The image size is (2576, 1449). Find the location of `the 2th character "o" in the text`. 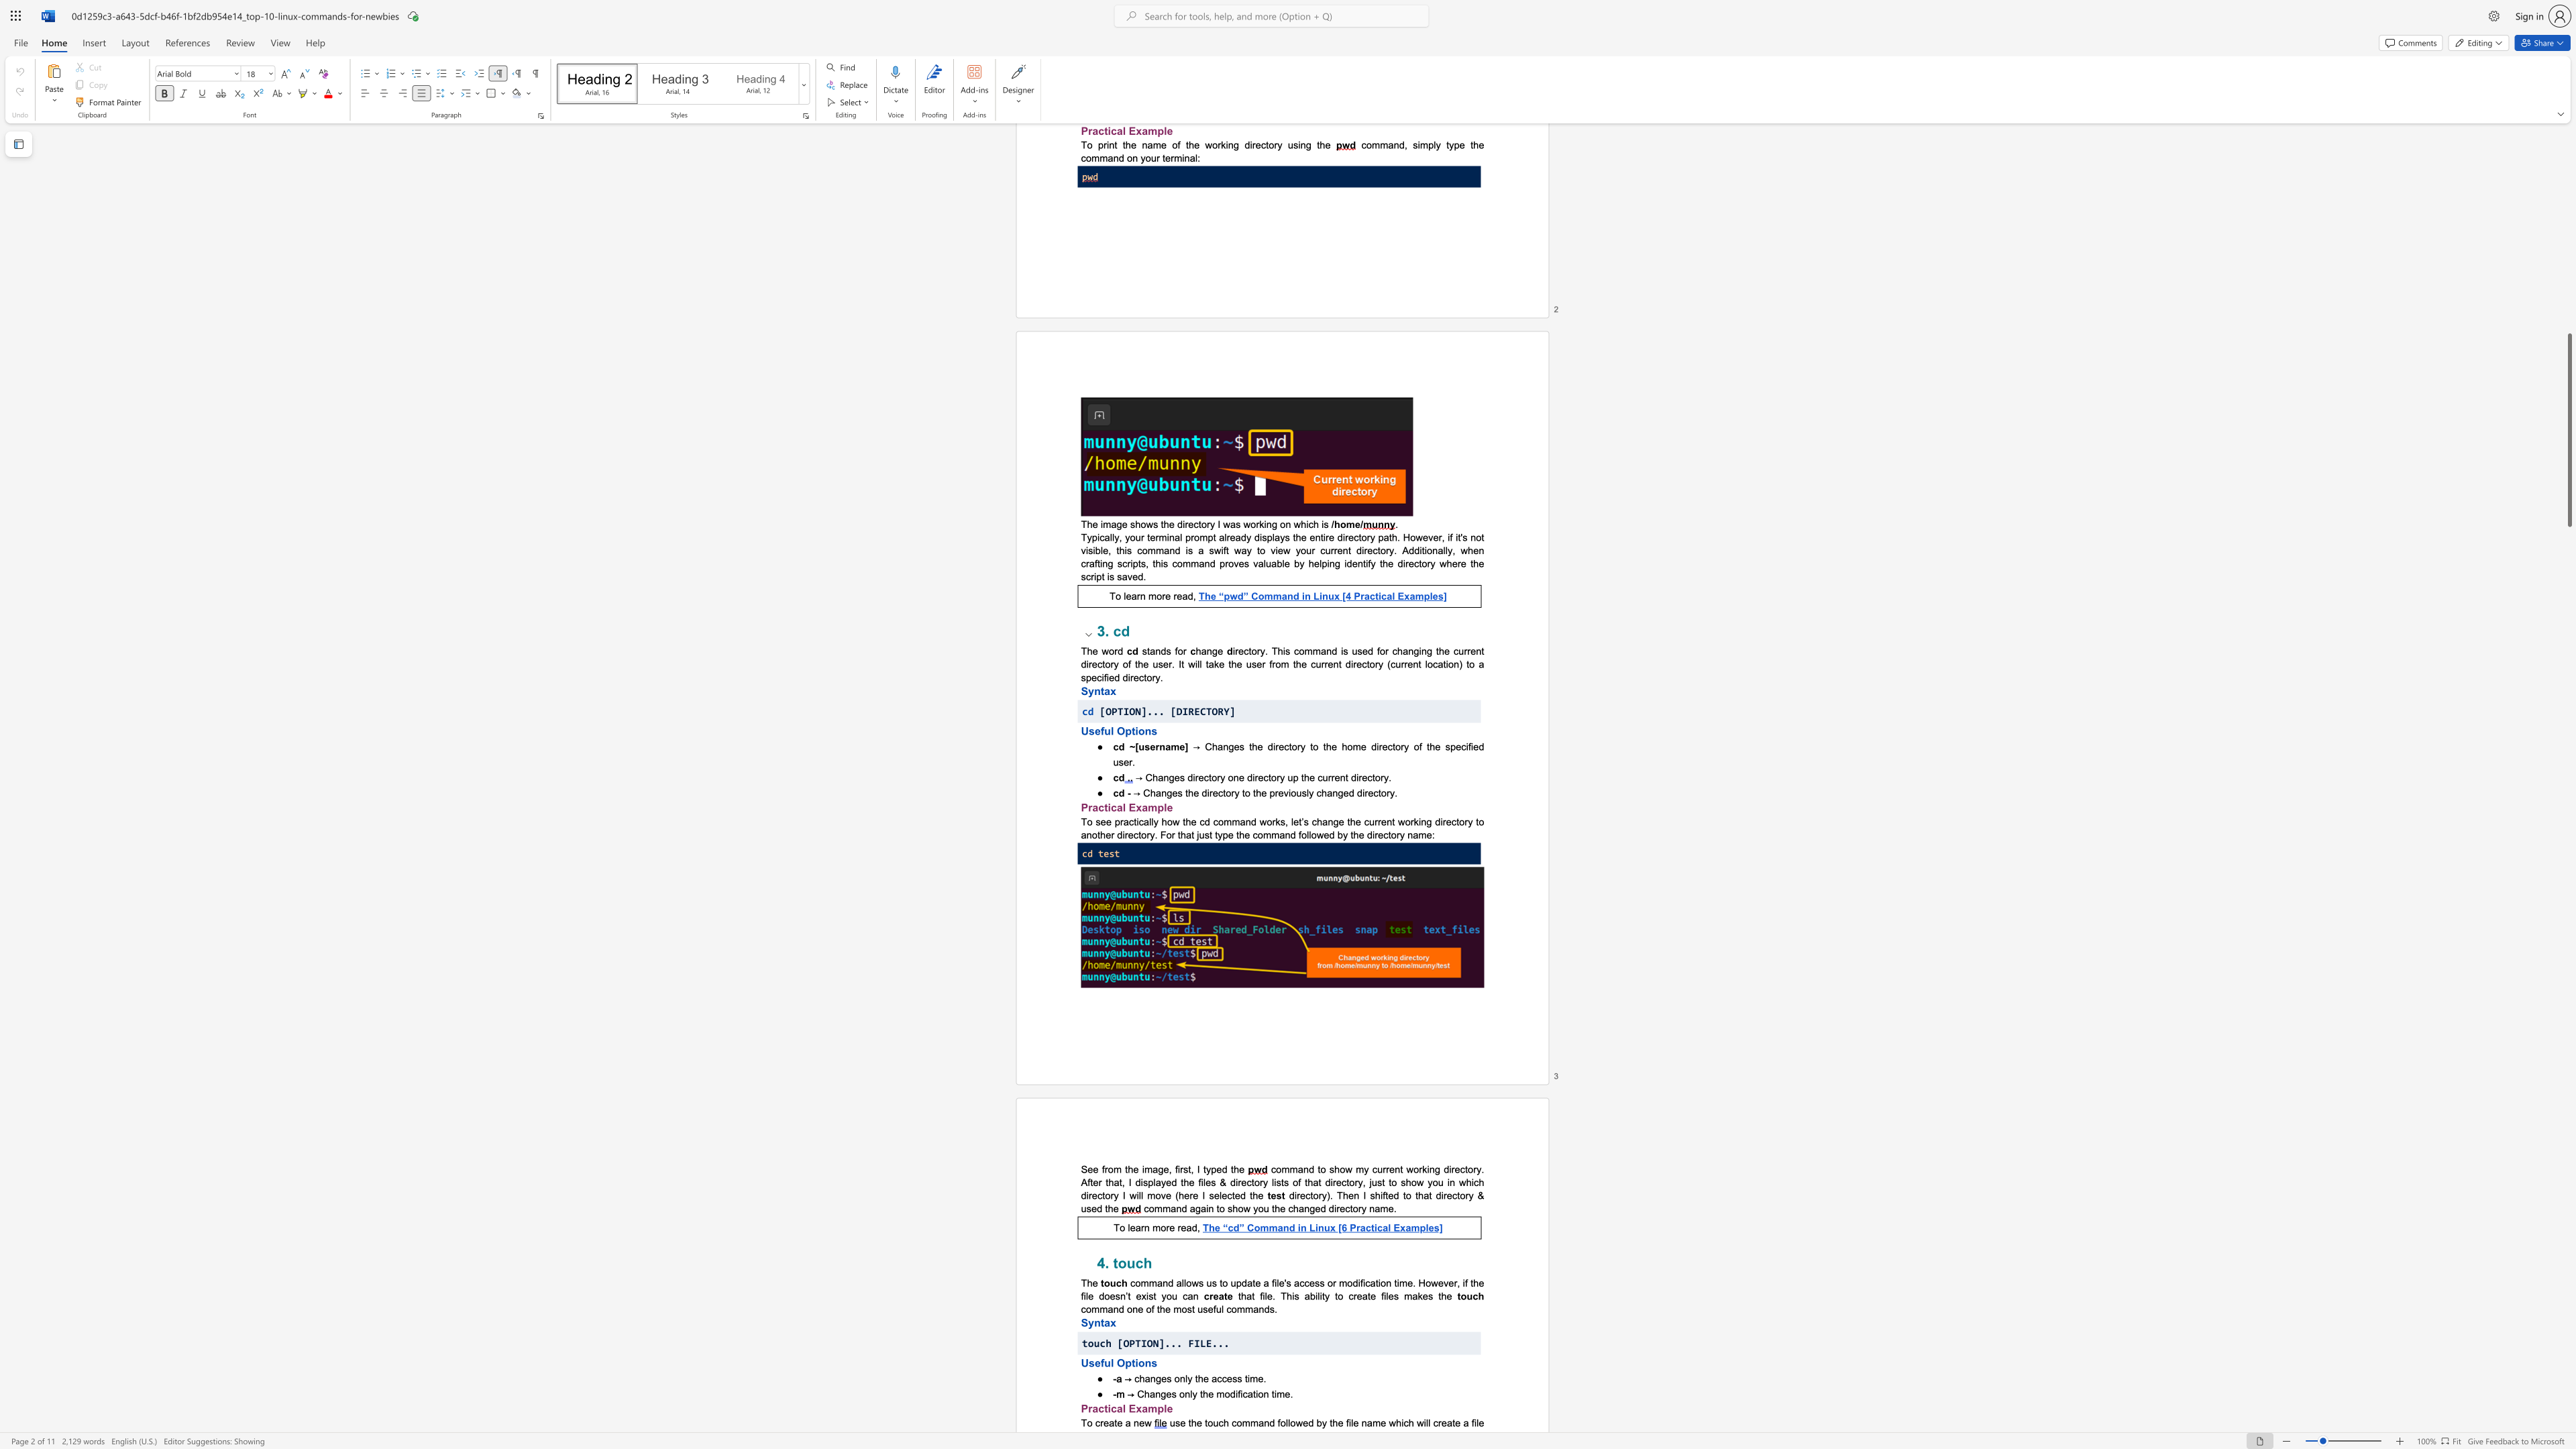

the 2th character "o" in the text is located at coordinates (1227, 1393).